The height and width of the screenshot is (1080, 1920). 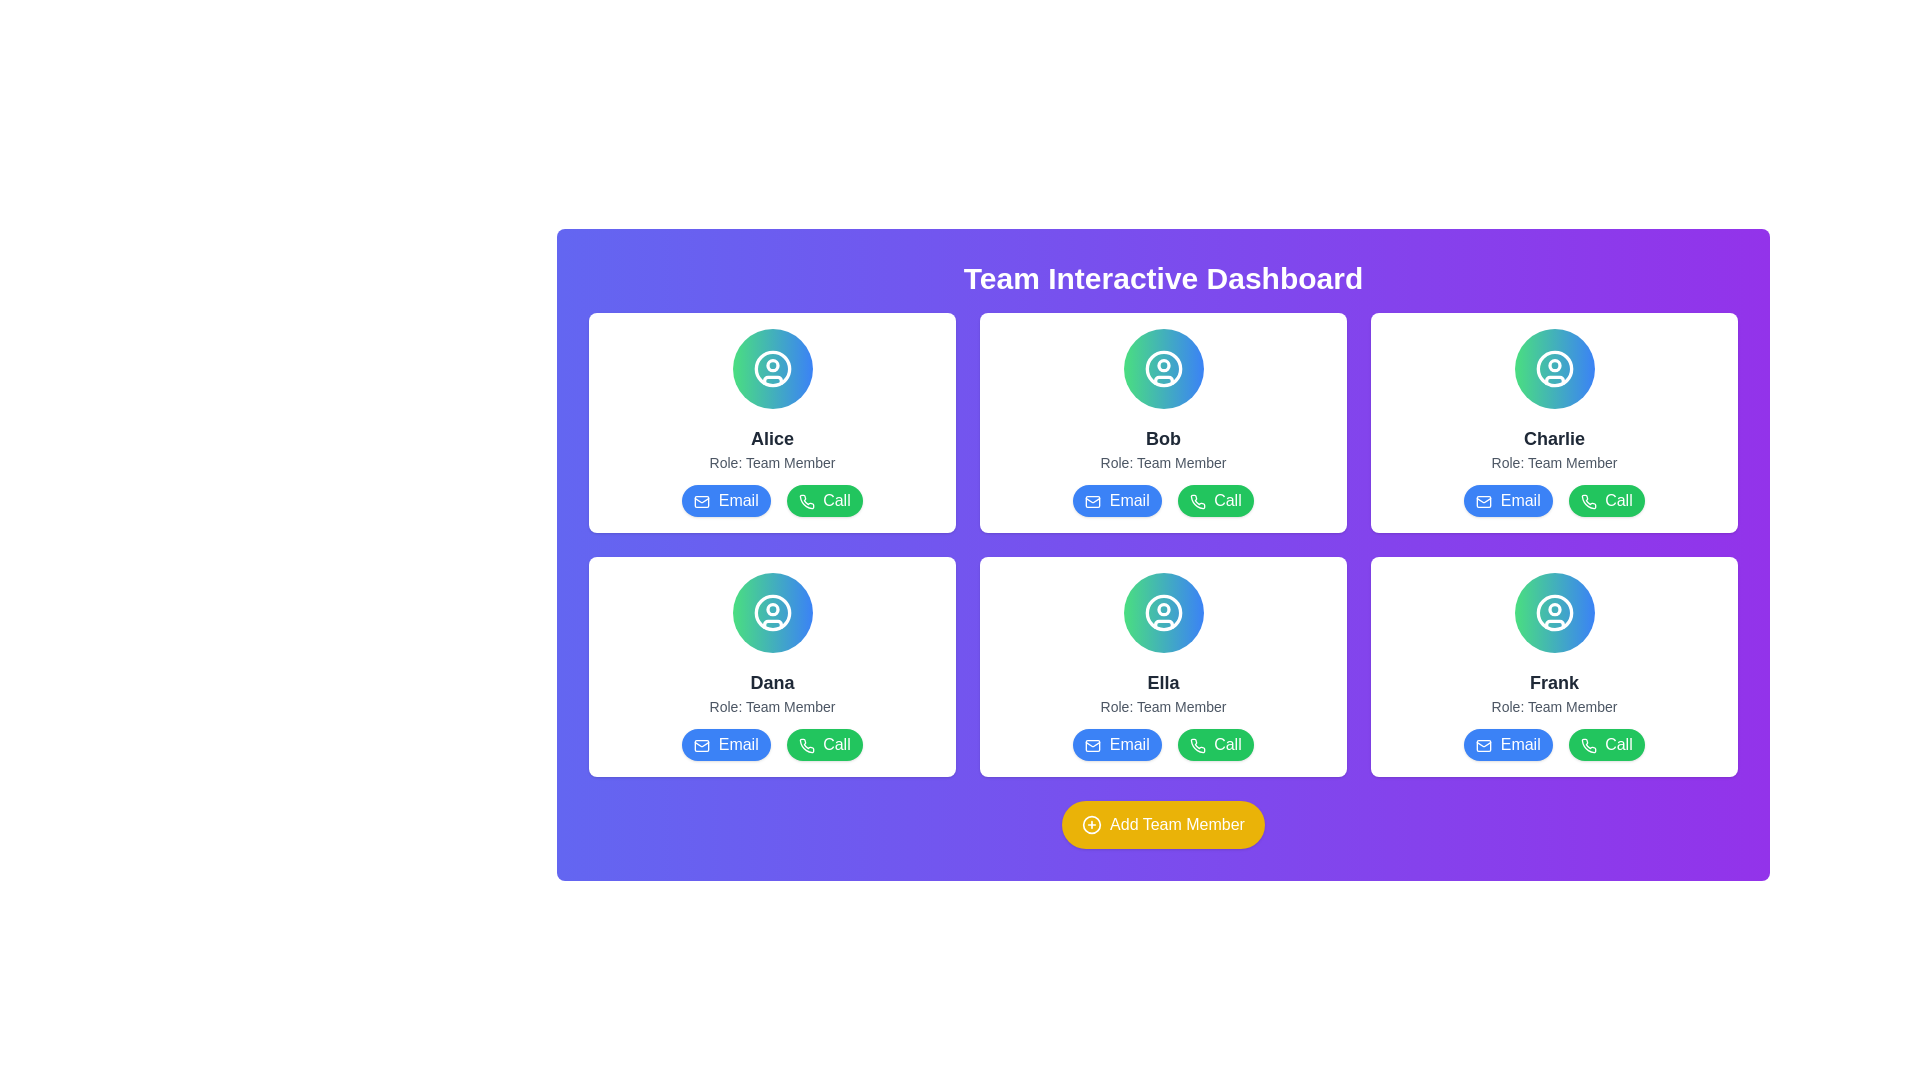 What do you see at coordinates (771, 369) in the screenshot?
I see `the Icon component in the center of Alice's profile picture located in the top-left card of the layout` at bounding box center [771, 369].